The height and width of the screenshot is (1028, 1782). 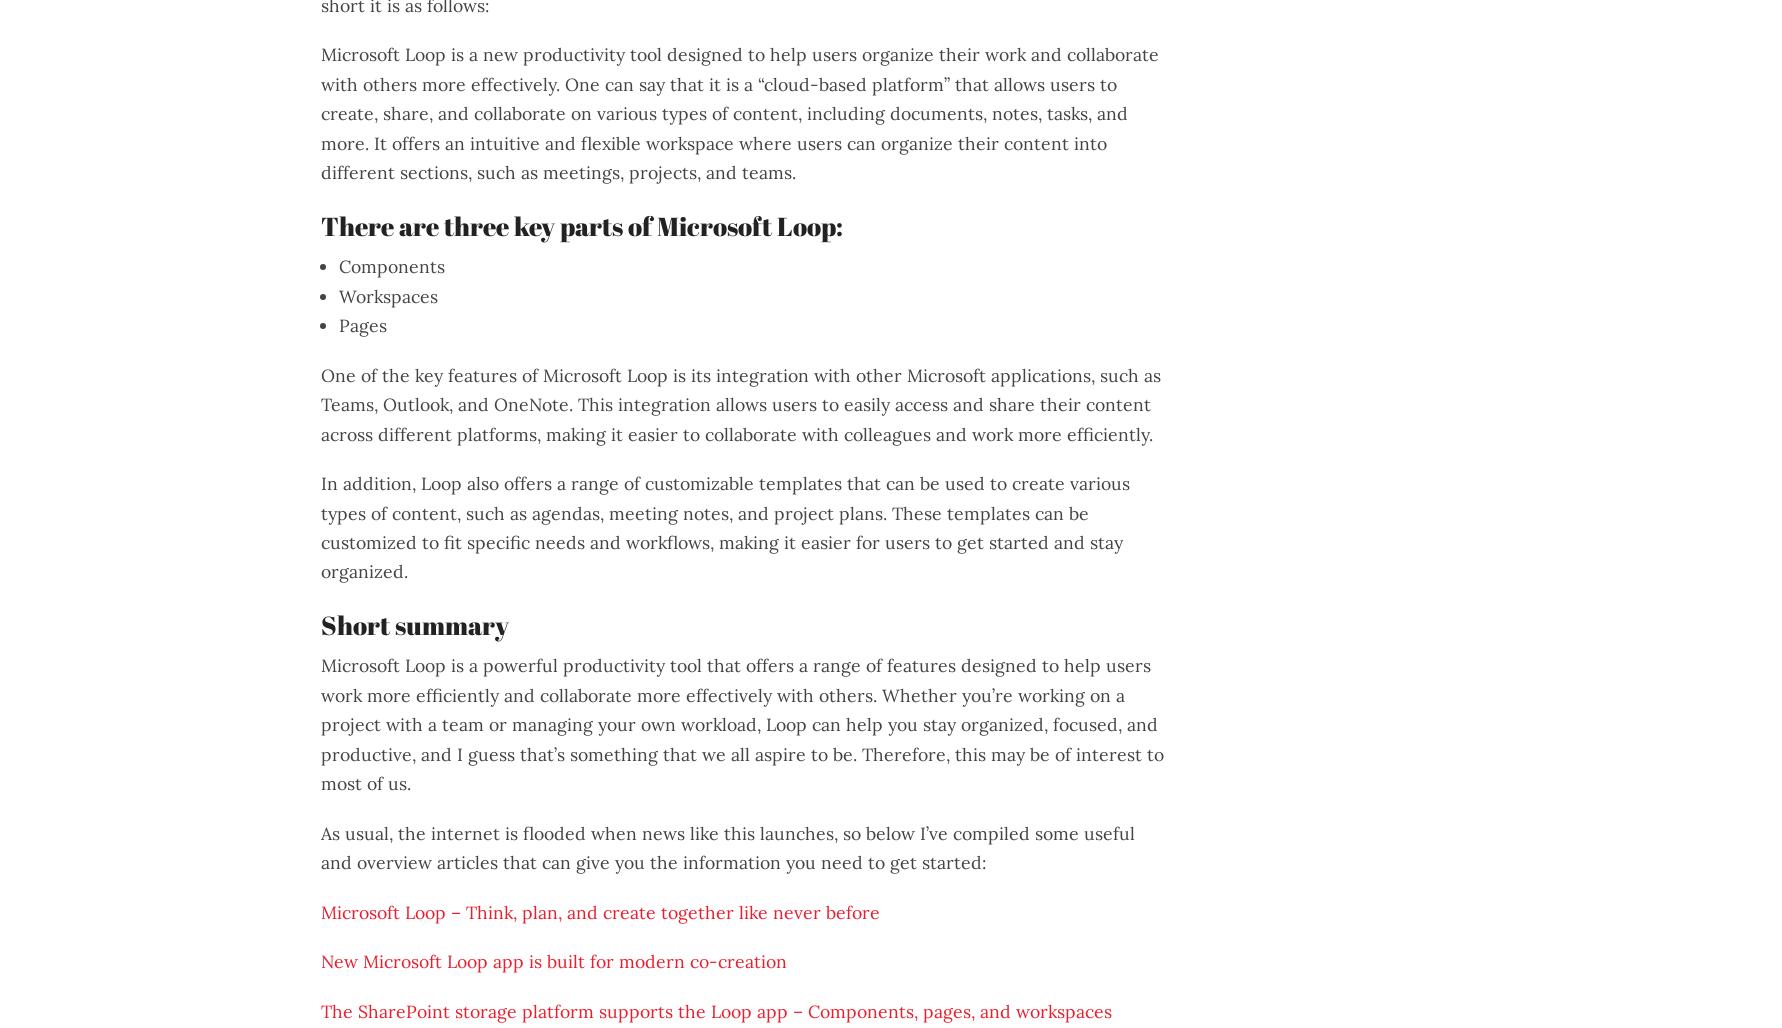 I want to click on 'Pages', so click(x=361, y=324).